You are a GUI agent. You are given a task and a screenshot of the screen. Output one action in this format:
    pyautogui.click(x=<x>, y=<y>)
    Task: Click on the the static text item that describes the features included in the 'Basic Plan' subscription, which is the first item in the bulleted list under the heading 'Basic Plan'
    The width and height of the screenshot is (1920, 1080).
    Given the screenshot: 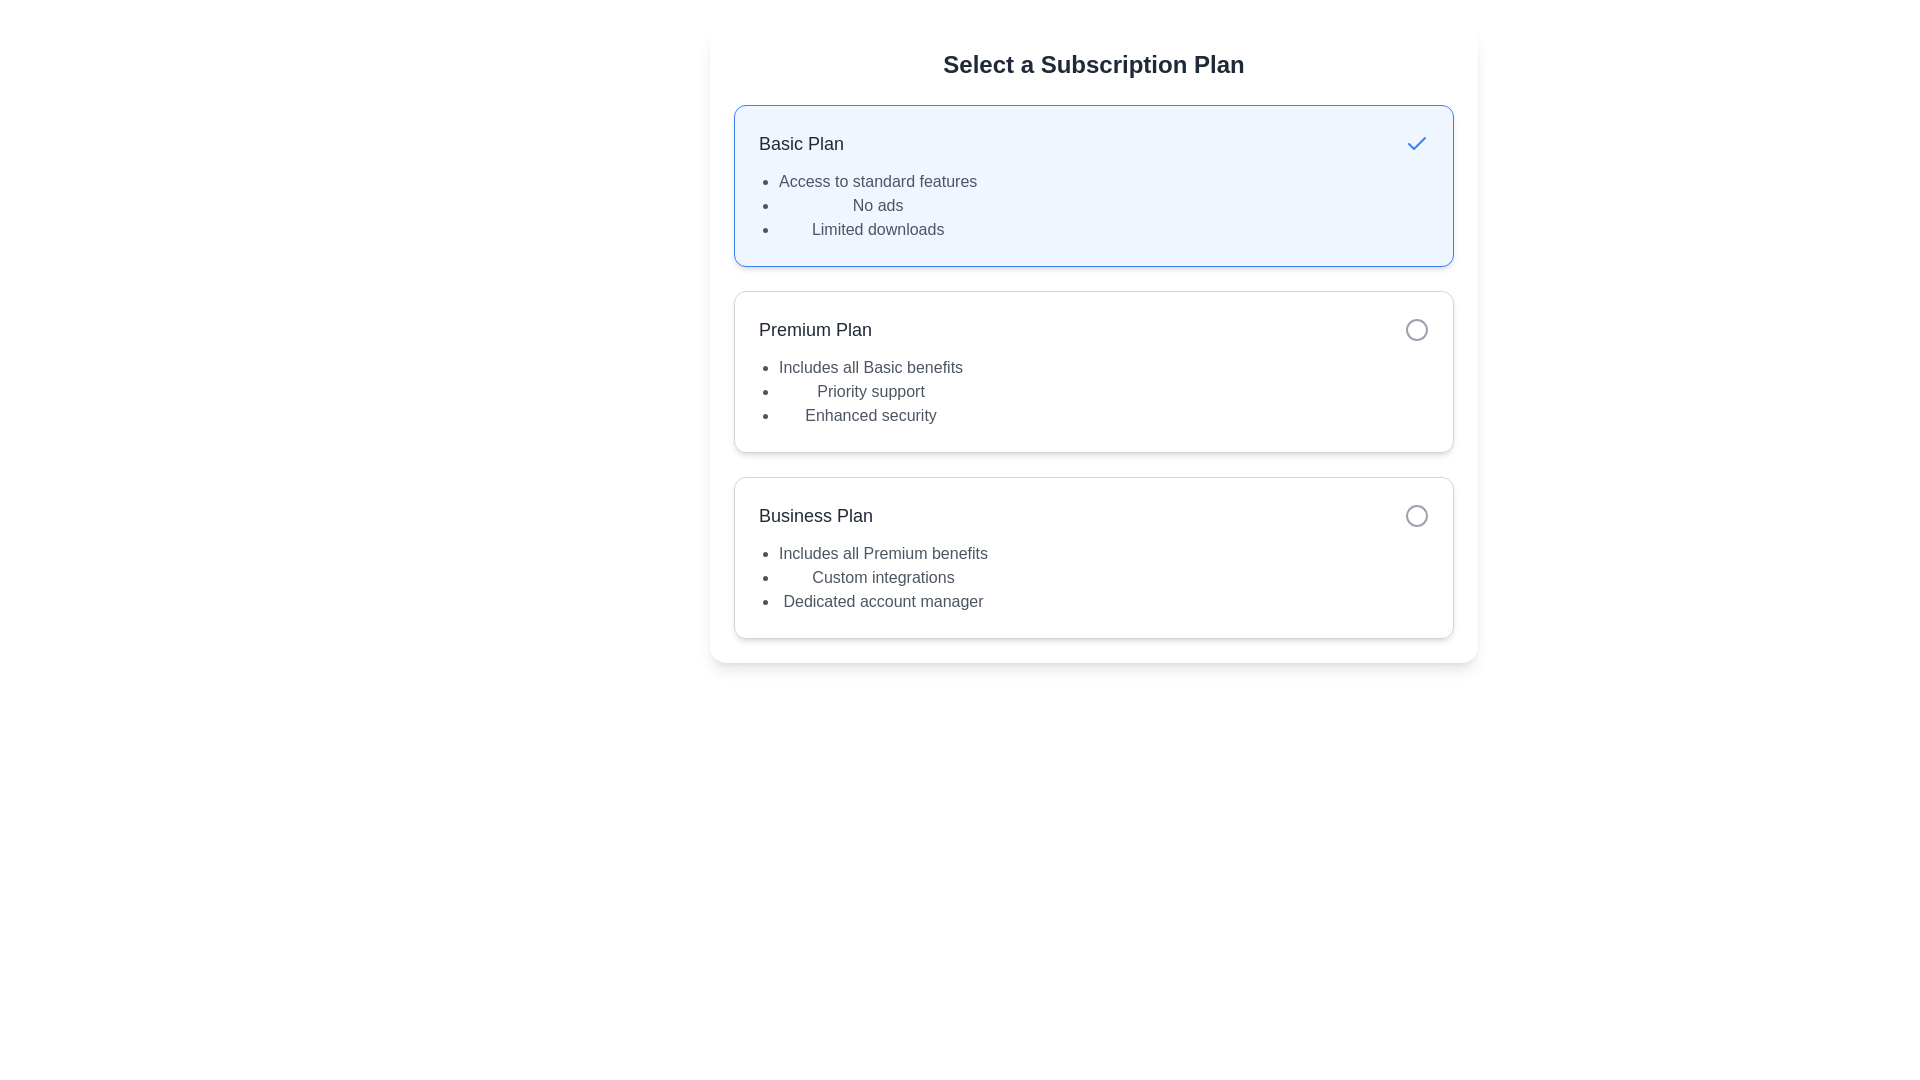 What is the action you would take?
    pyautogui.click(x=878, y=181)
    